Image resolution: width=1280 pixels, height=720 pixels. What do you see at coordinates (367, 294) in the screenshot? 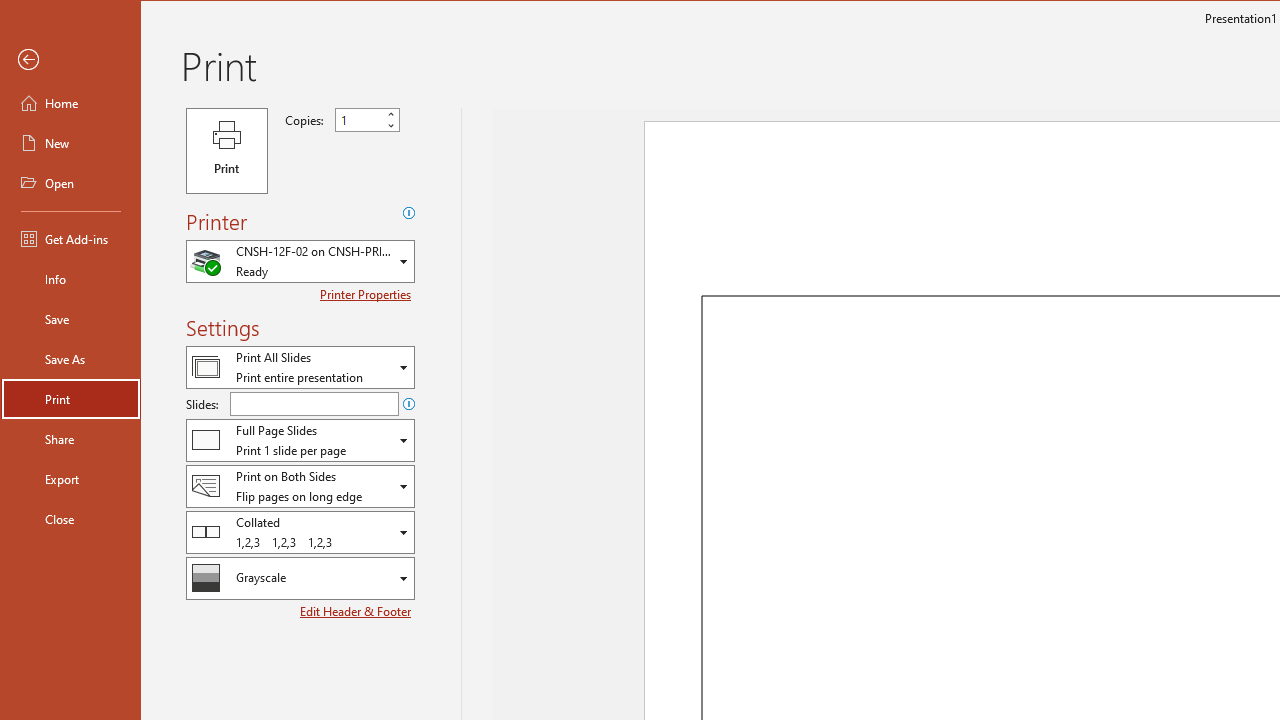
I see `'Printer Properties'` at bounding box center [367, 294].